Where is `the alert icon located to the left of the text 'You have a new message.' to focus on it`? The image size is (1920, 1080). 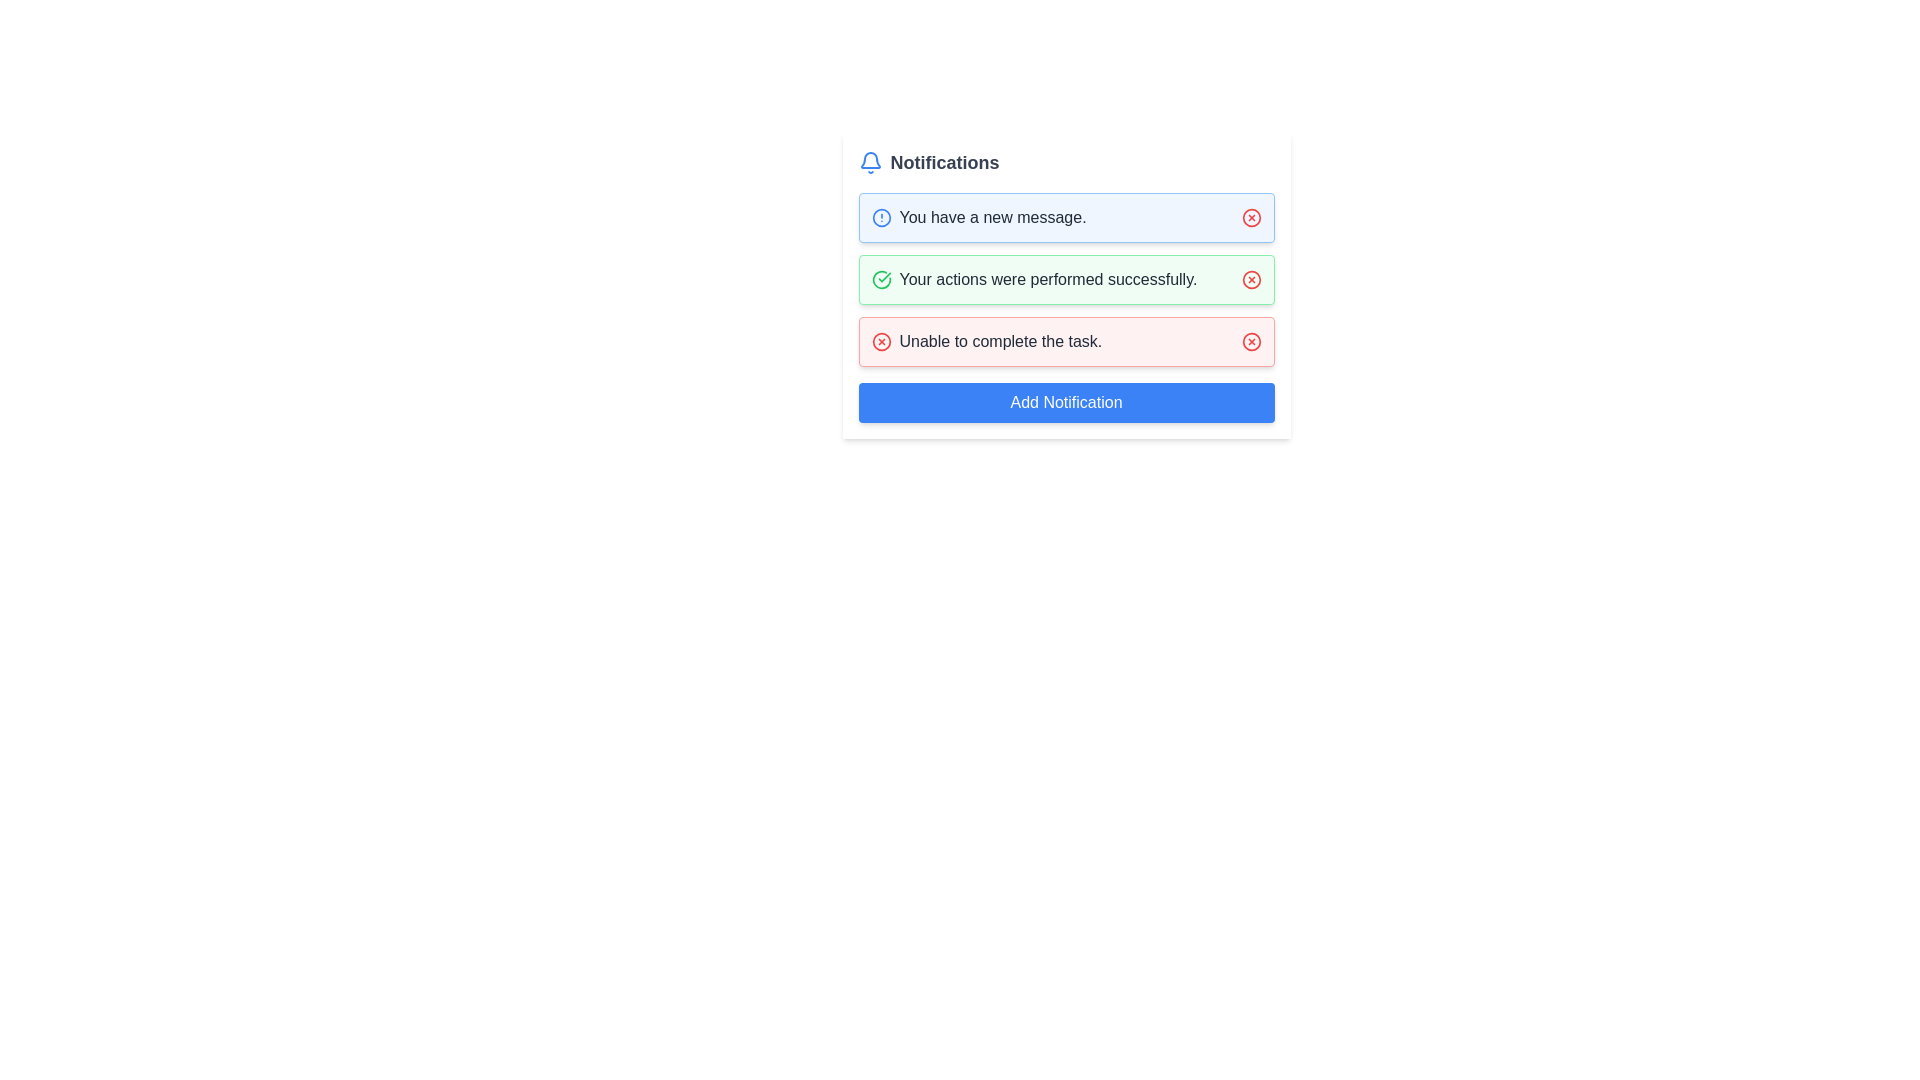 the alert icon located to the left of the text 'You have a new message.' to focus on it is located at coordinates (880, 218).